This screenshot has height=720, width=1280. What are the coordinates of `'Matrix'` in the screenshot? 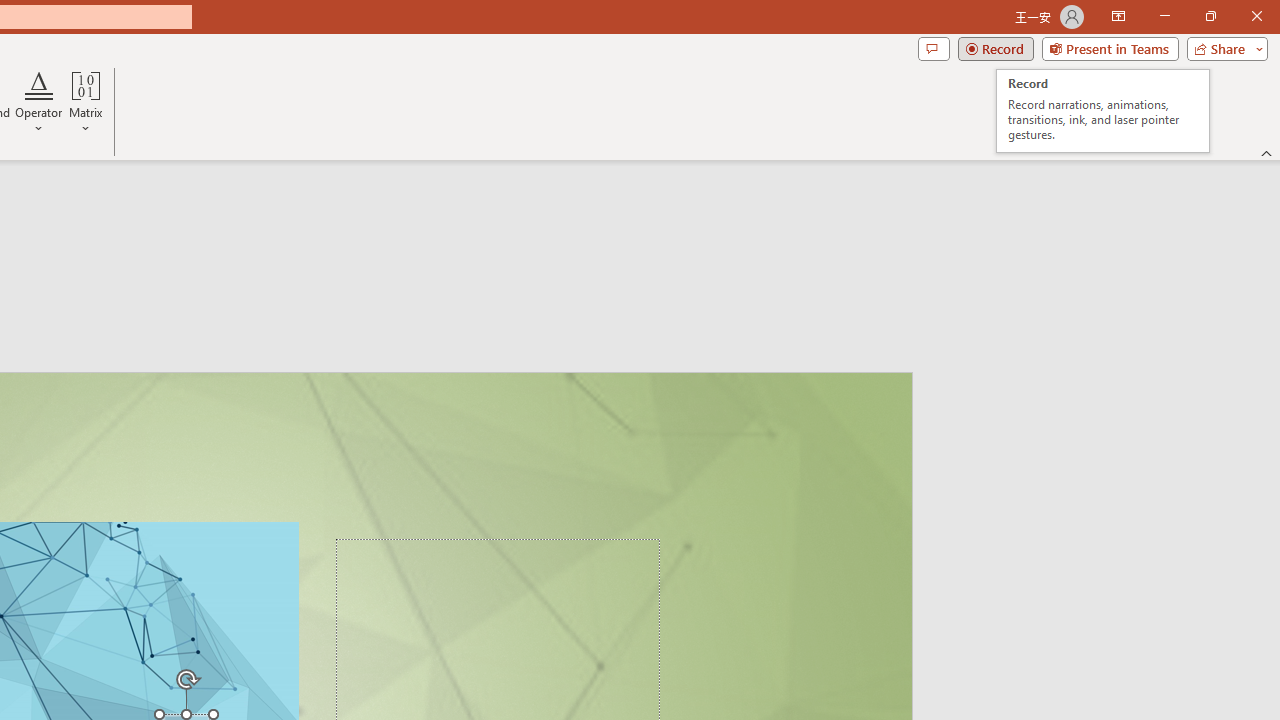 It's located at (85, 103).